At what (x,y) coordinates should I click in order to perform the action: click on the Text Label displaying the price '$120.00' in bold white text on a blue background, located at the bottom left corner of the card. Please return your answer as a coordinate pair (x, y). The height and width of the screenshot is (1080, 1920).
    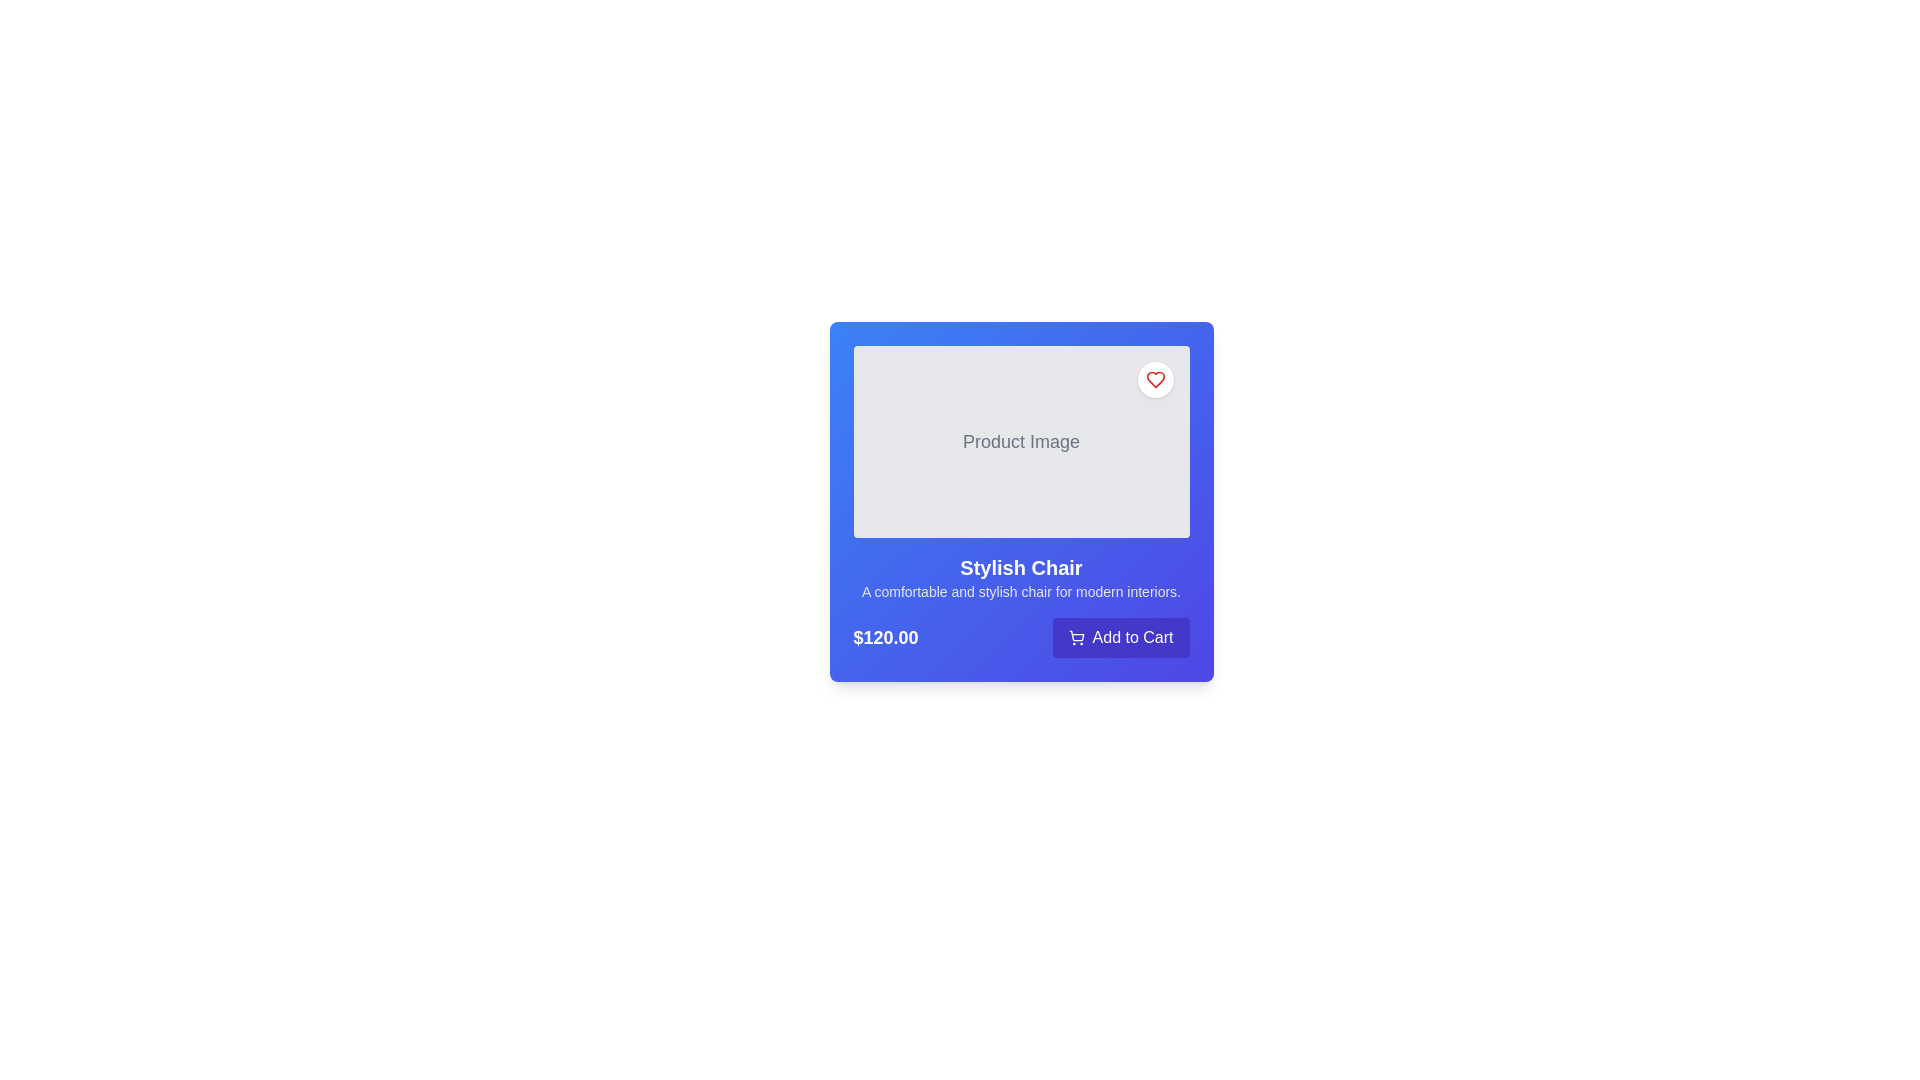
    Looking at the image, I should click on (885, 637).